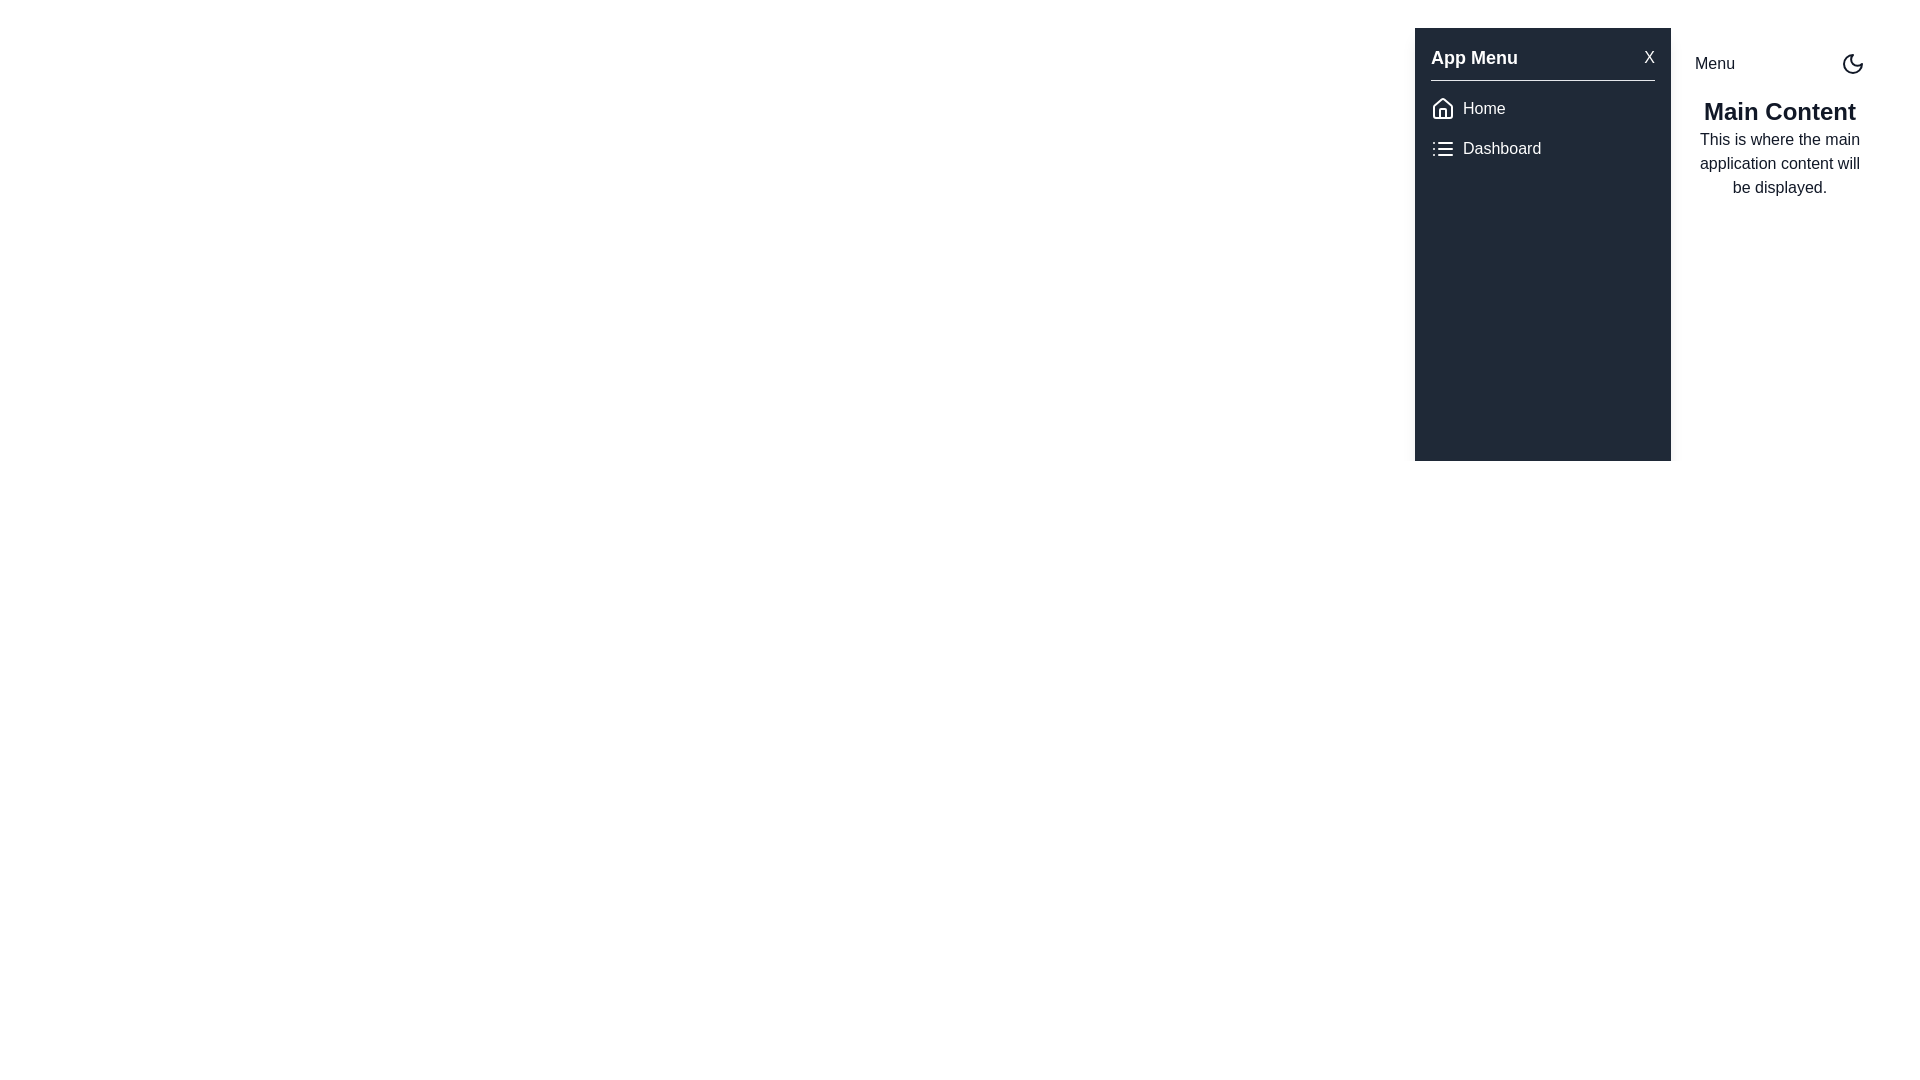 Image resolution: width=1920 pixels, height=1080 pixels. I want to click on the 'Dashboard' icon in the left-hand navigation menu, which serves as a visual aid for quick recognition of the dashboard functionality, so click(1443, 148).